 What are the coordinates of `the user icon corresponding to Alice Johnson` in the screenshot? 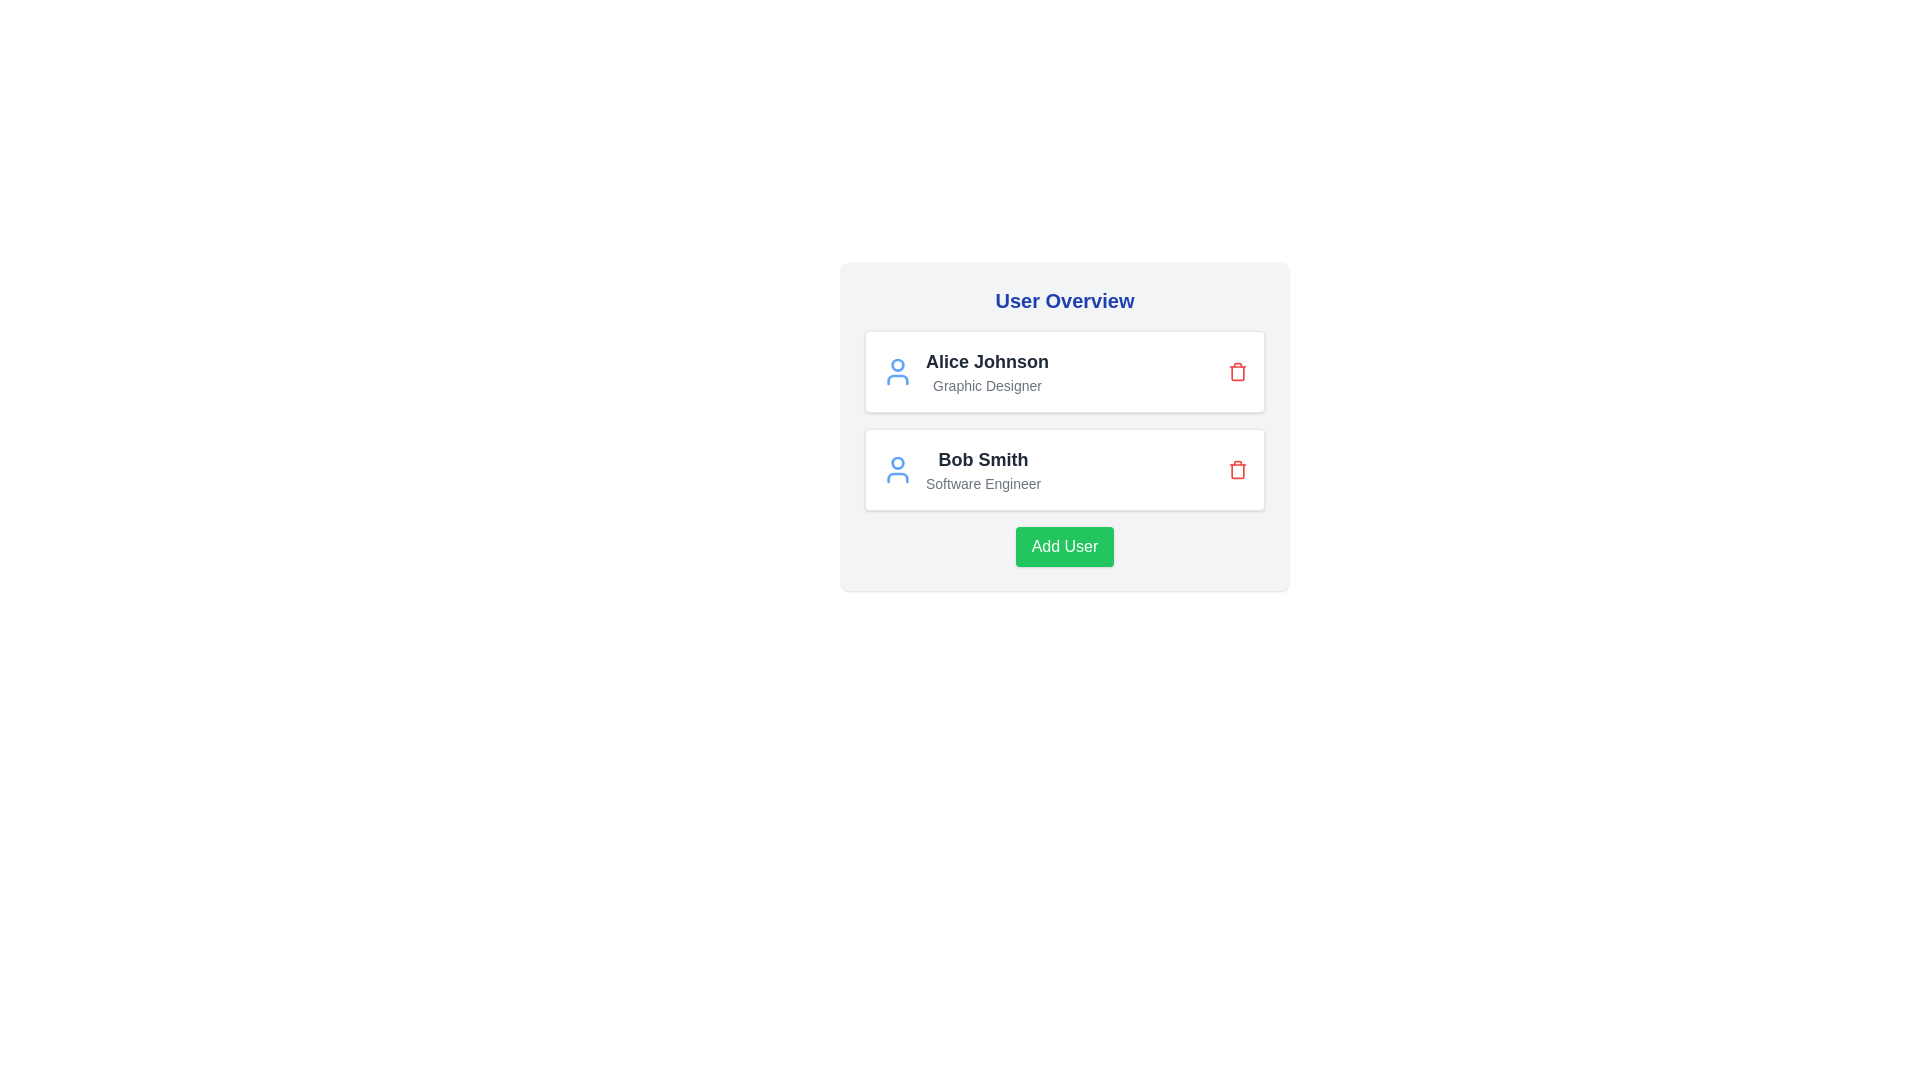 It's located at (896, 371).